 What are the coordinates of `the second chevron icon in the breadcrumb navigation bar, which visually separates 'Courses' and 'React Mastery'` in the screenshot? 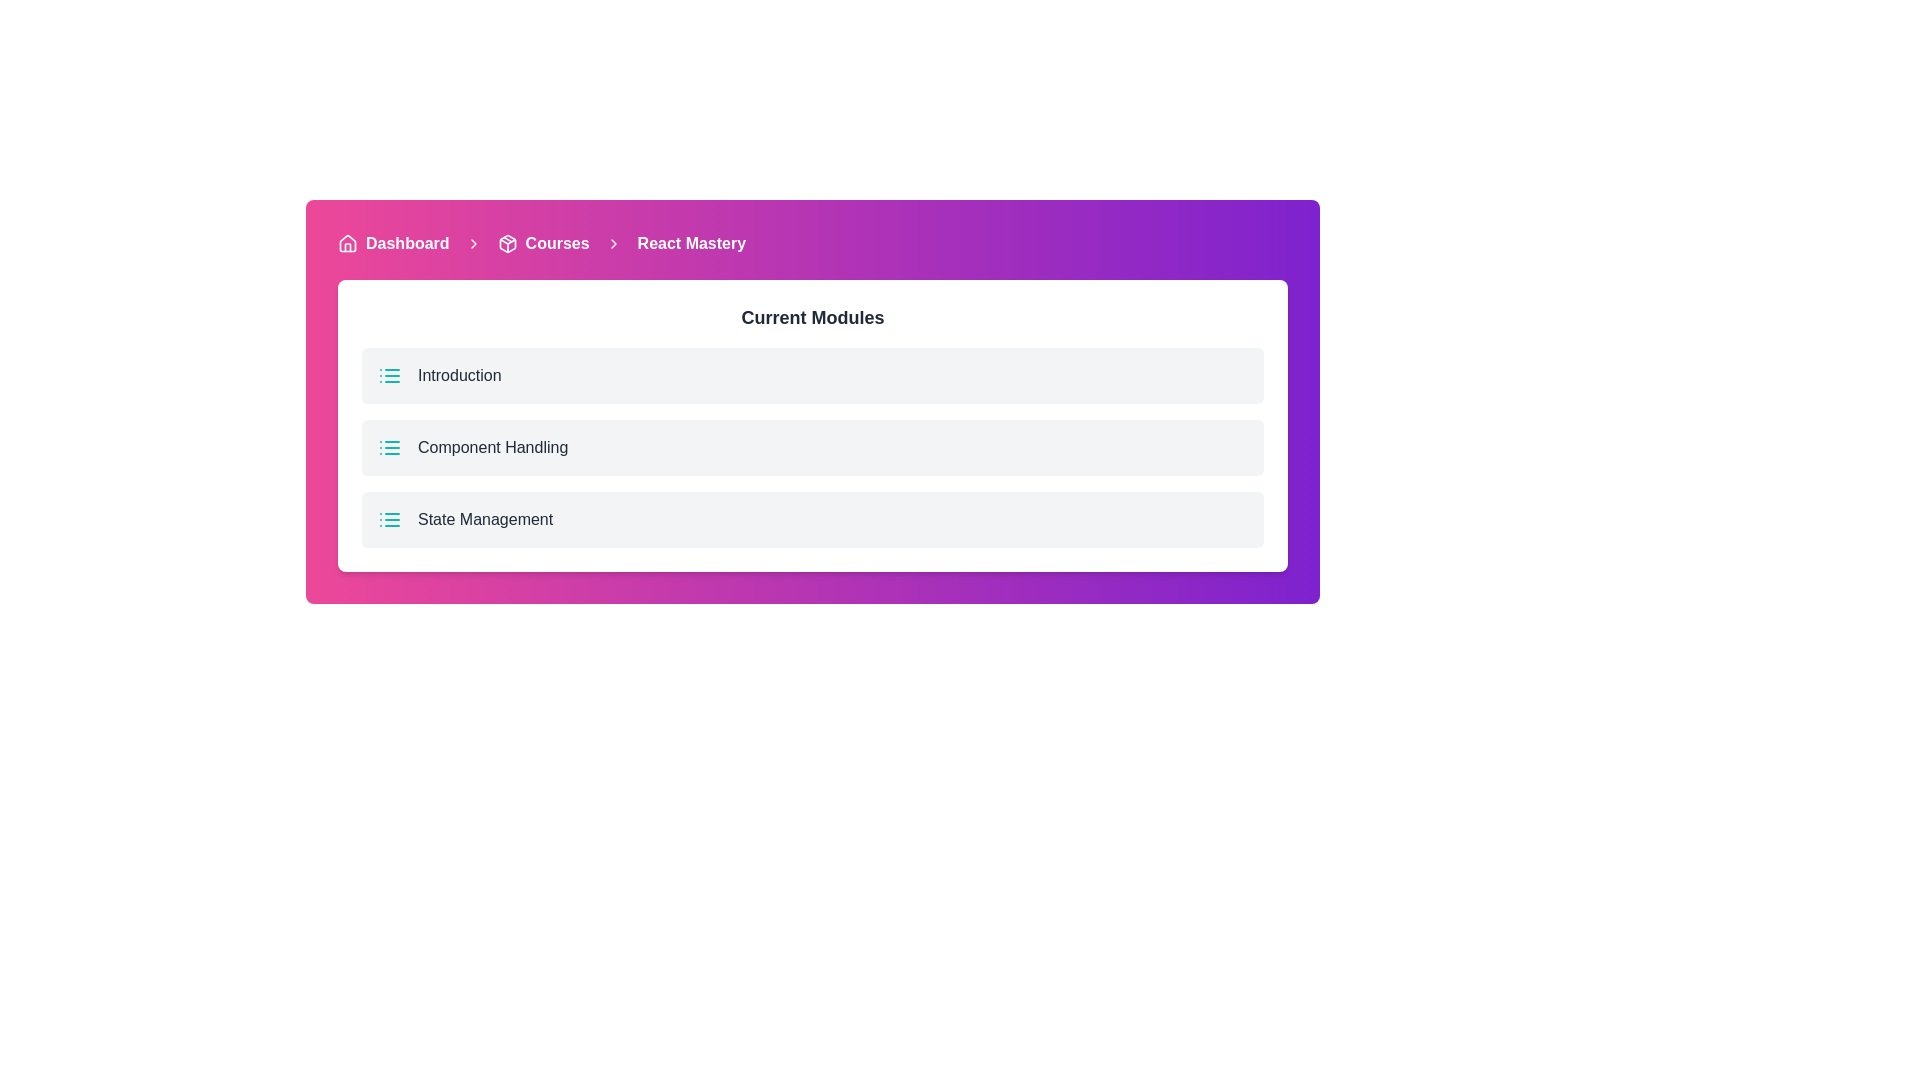 It's located at (612, 242).